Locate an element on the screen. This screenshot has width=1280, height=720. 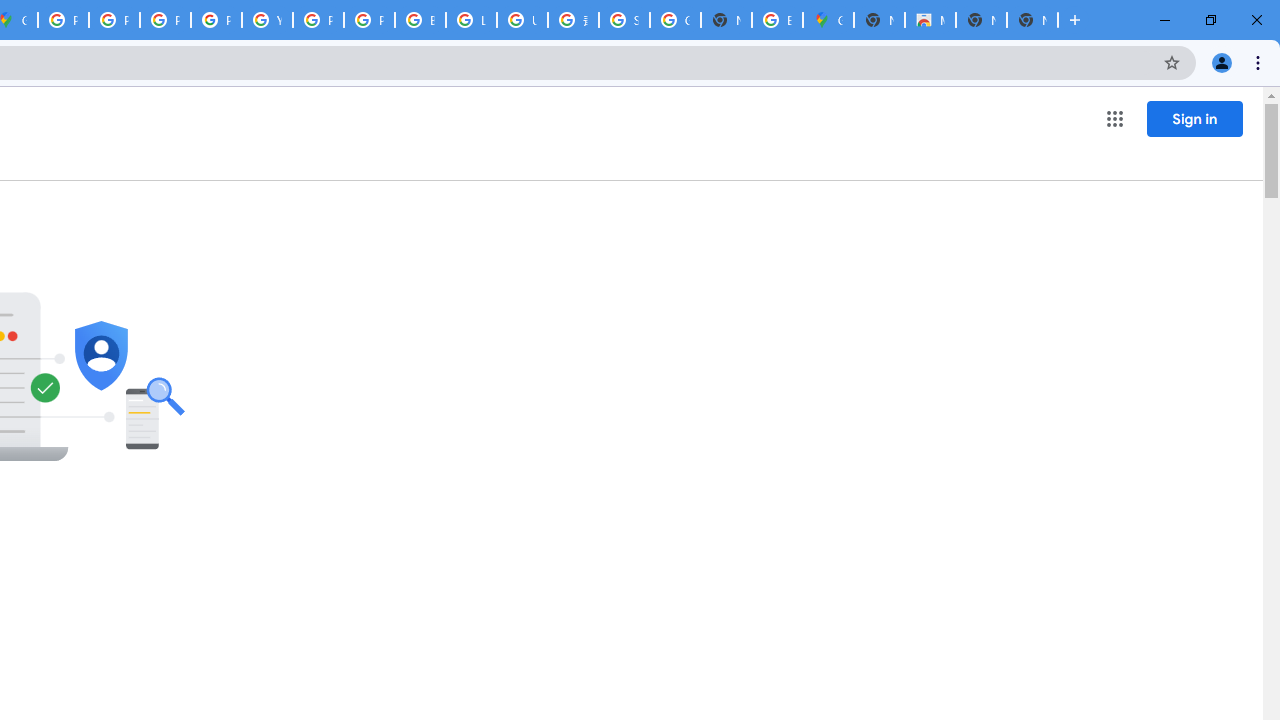
'Google Maps' is located at coordinates (828, 20).